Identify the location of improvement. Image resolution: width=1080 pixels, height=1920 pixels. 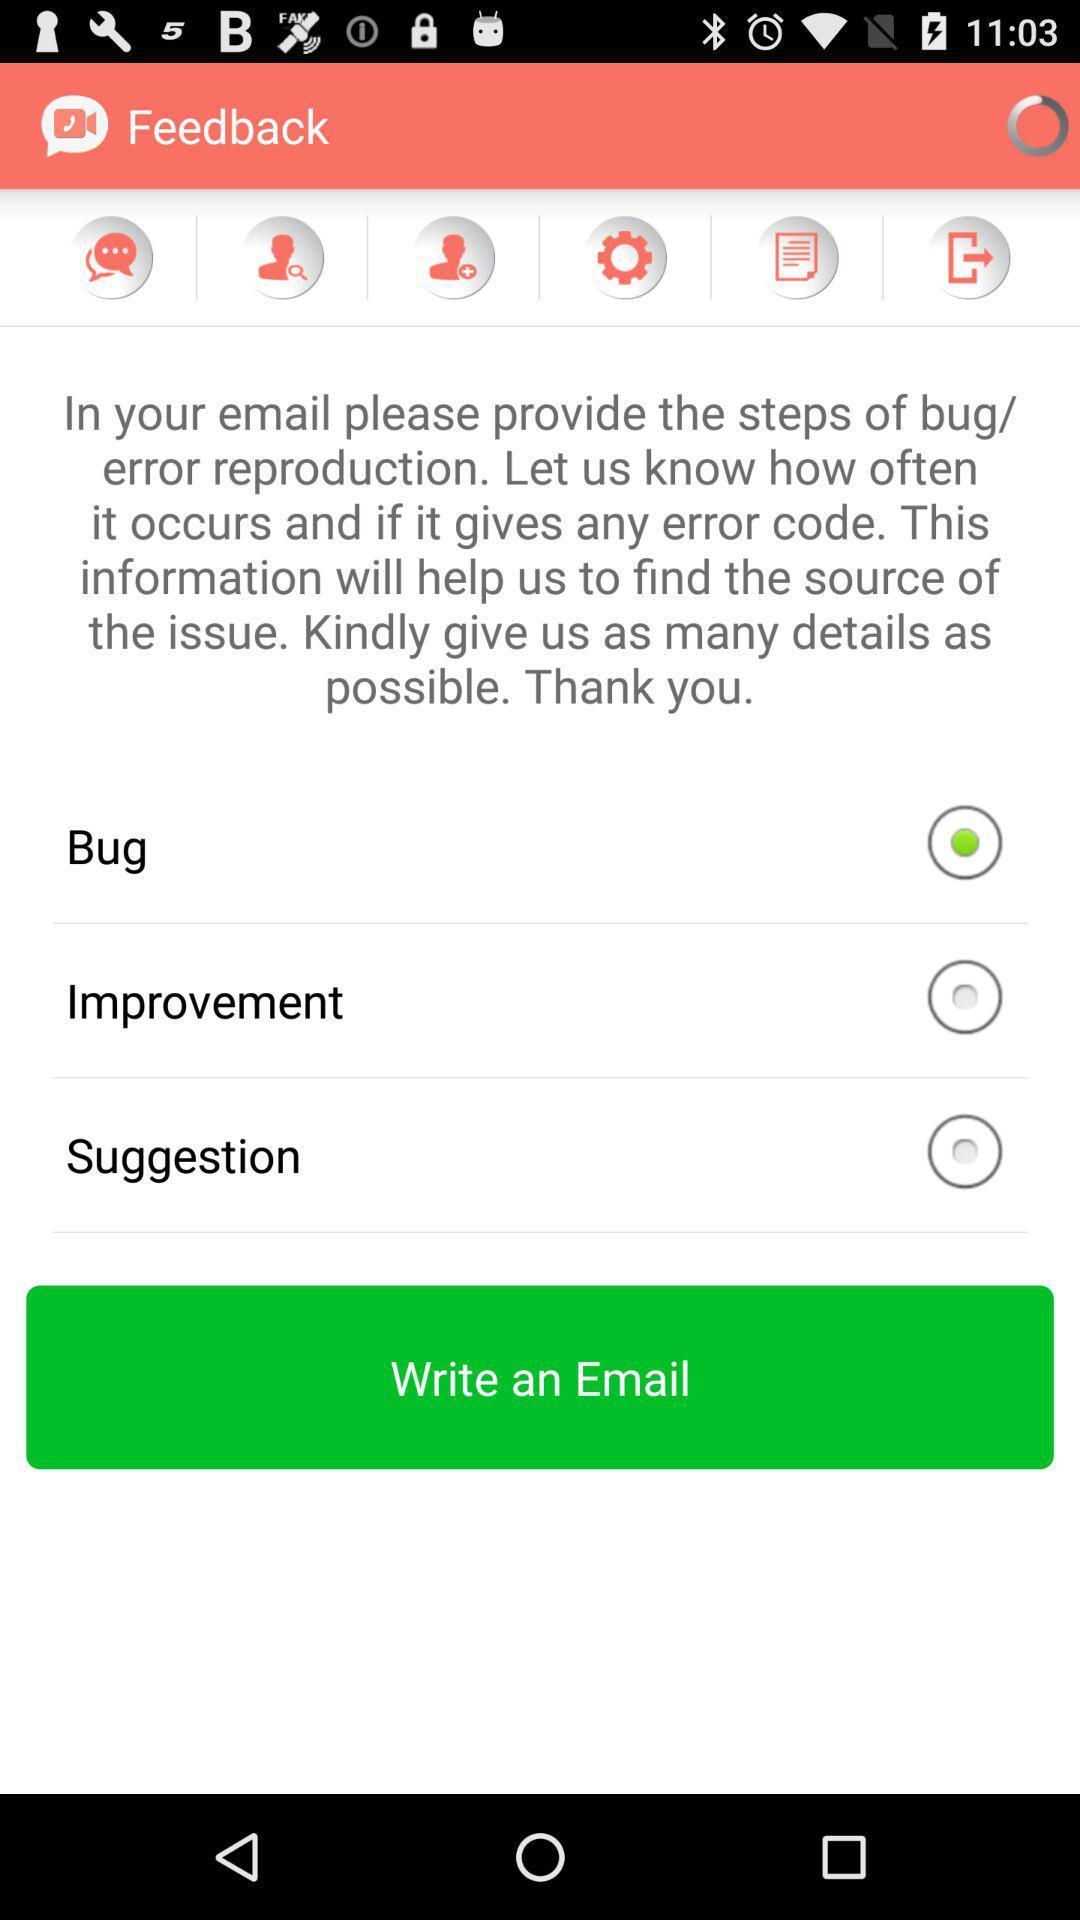
(540, 1000).